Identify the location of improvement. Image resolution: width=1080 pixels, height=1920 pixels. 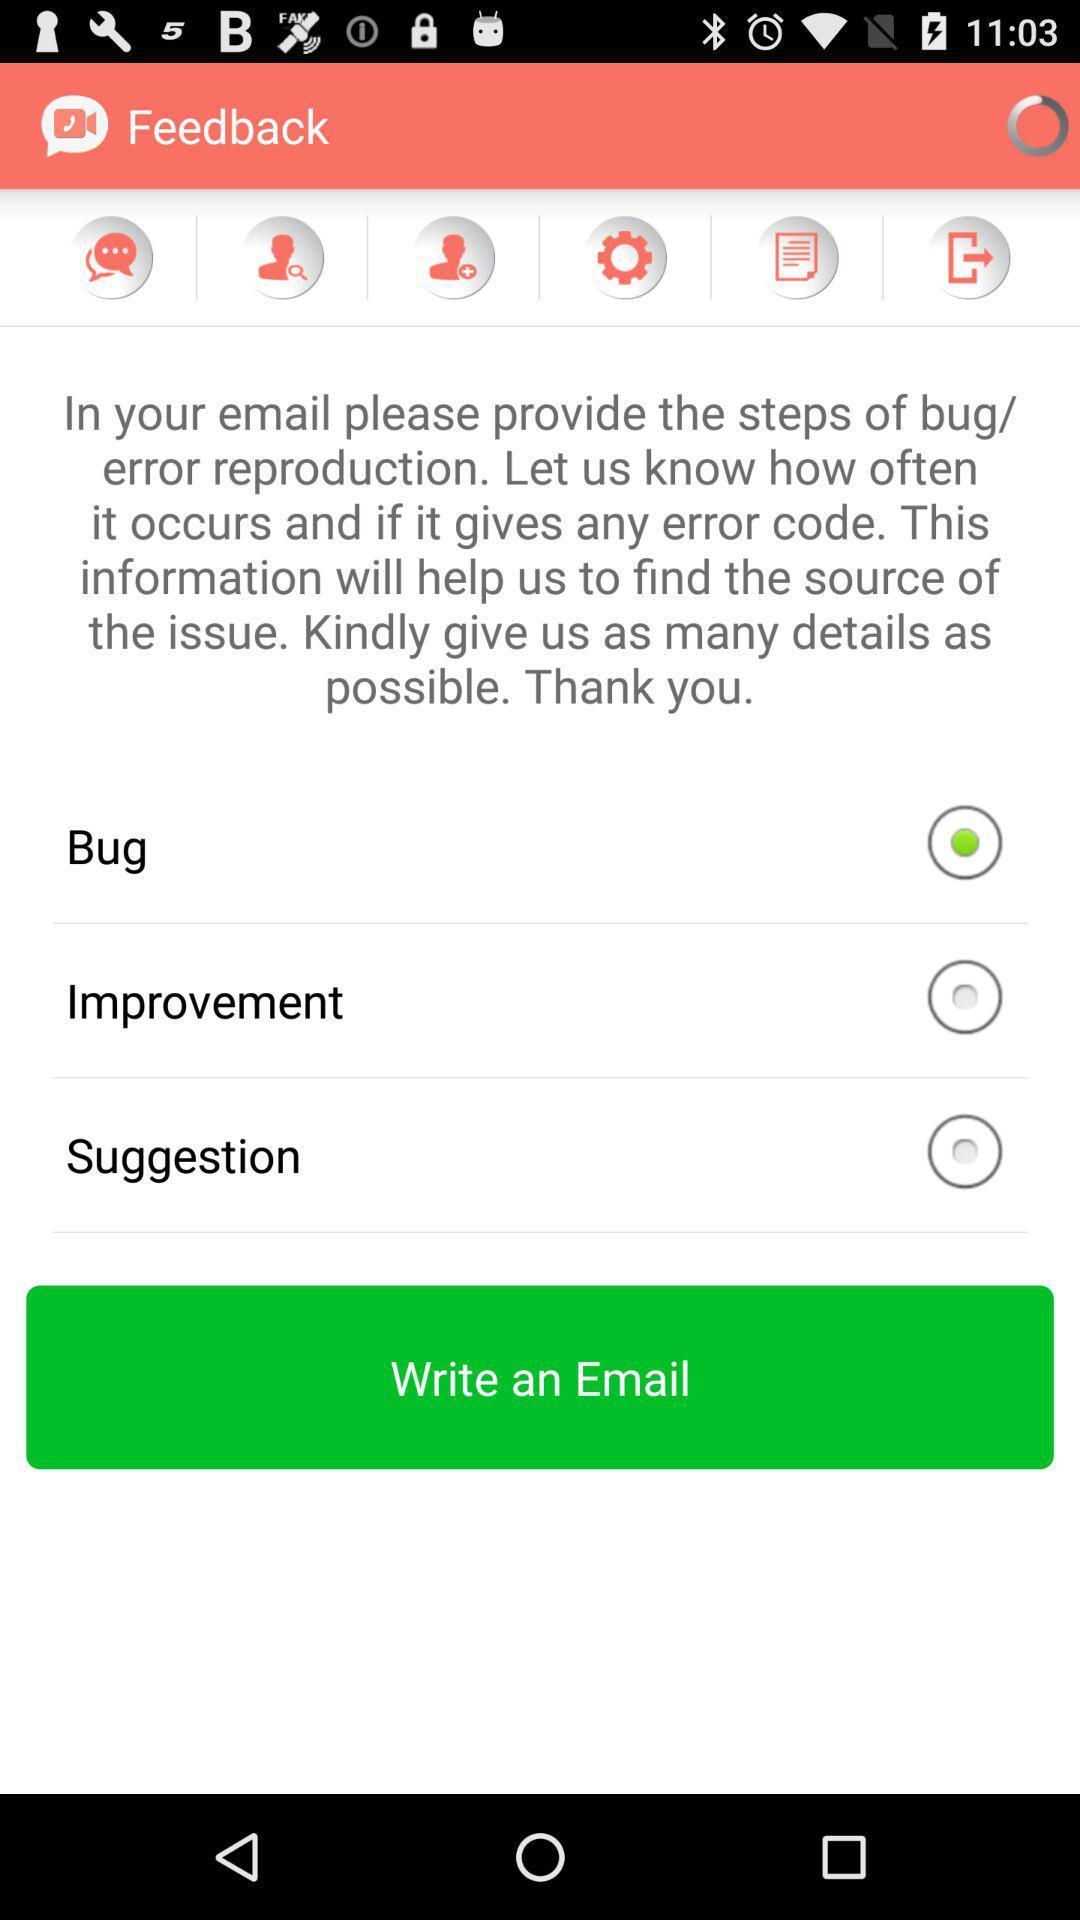
(540, 1000).